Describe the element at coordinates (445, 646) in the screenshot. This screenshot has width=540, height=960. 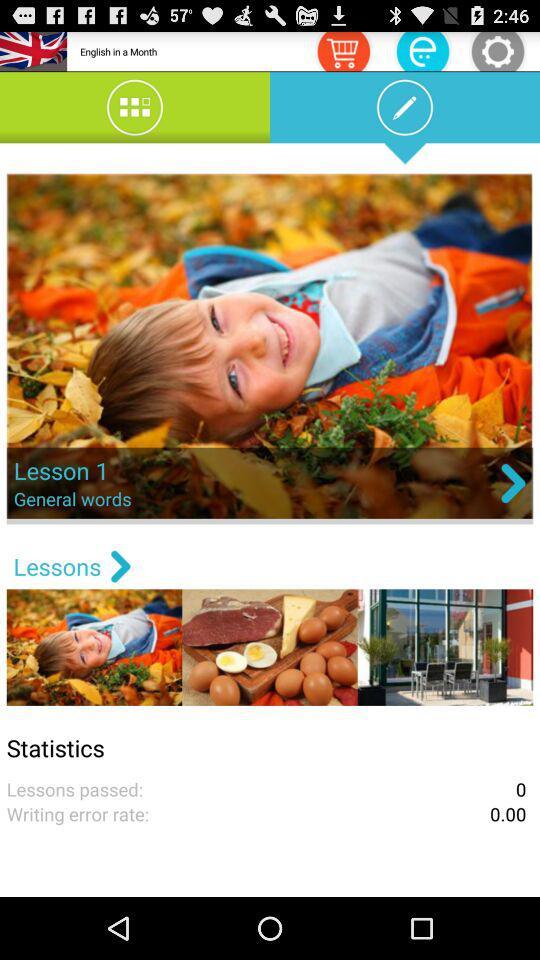
I see `the third image under the text lessons` at that location.